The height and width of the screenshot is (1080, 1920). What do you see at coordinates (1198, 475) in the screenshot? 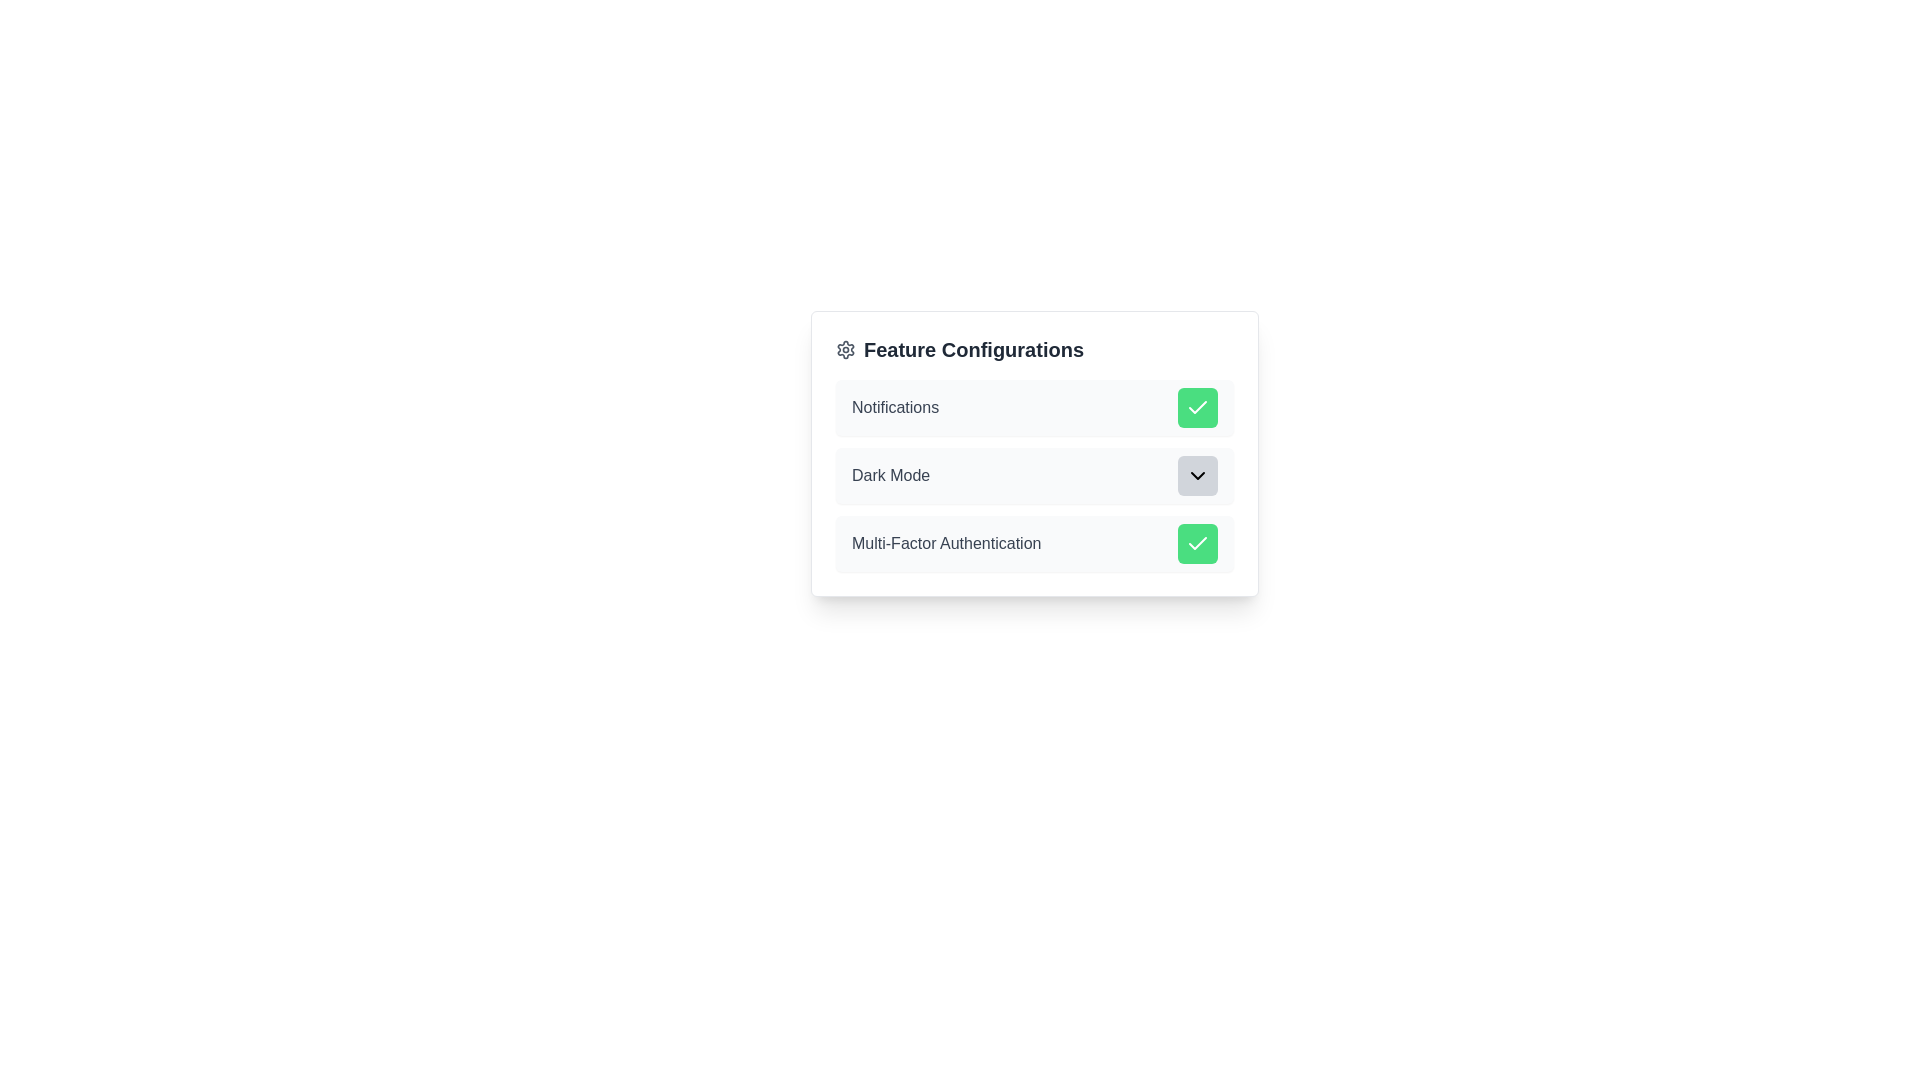
I see `the square button with rounded corners and a downward-pointing chevron icon, located in the 'Dark Mode' feature configuration panel` at bounding box center [1198, 475].